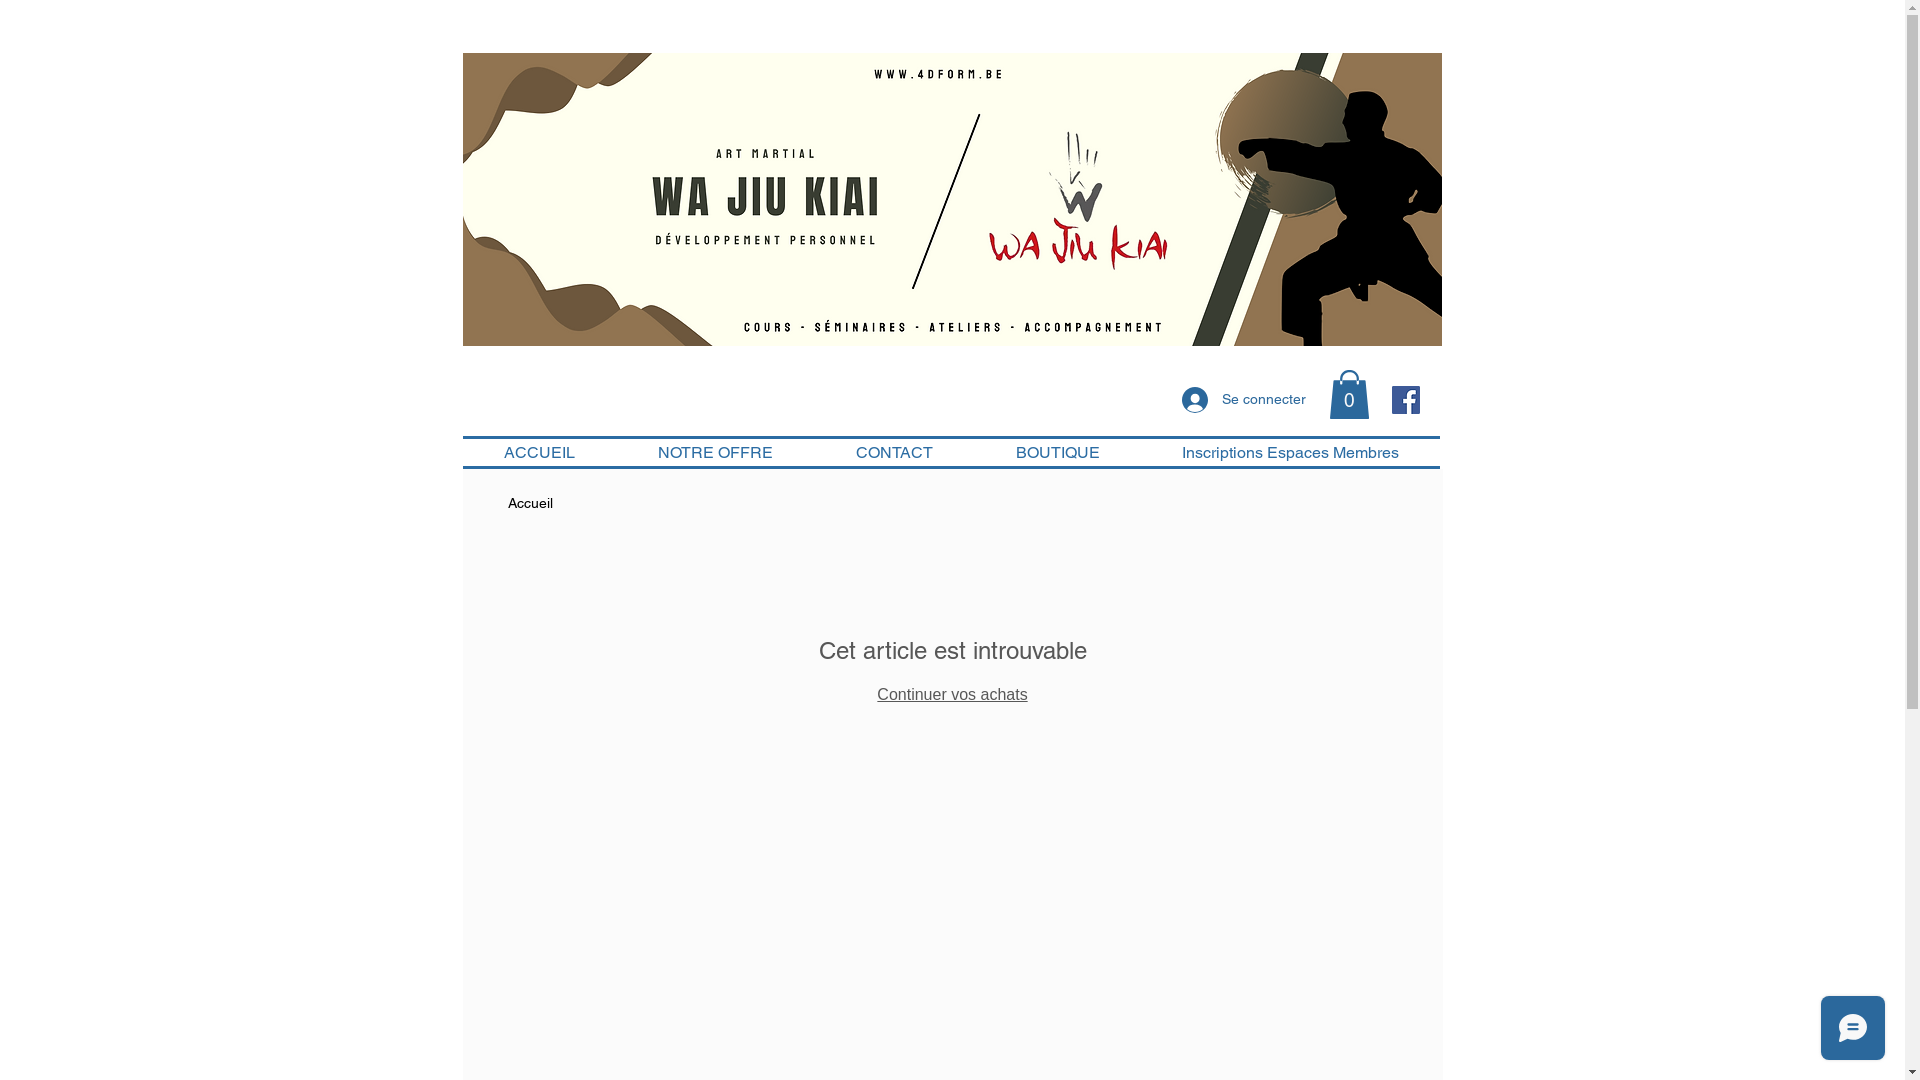  I want to click on 'NOTRE OFFRE', so click(715, 452).